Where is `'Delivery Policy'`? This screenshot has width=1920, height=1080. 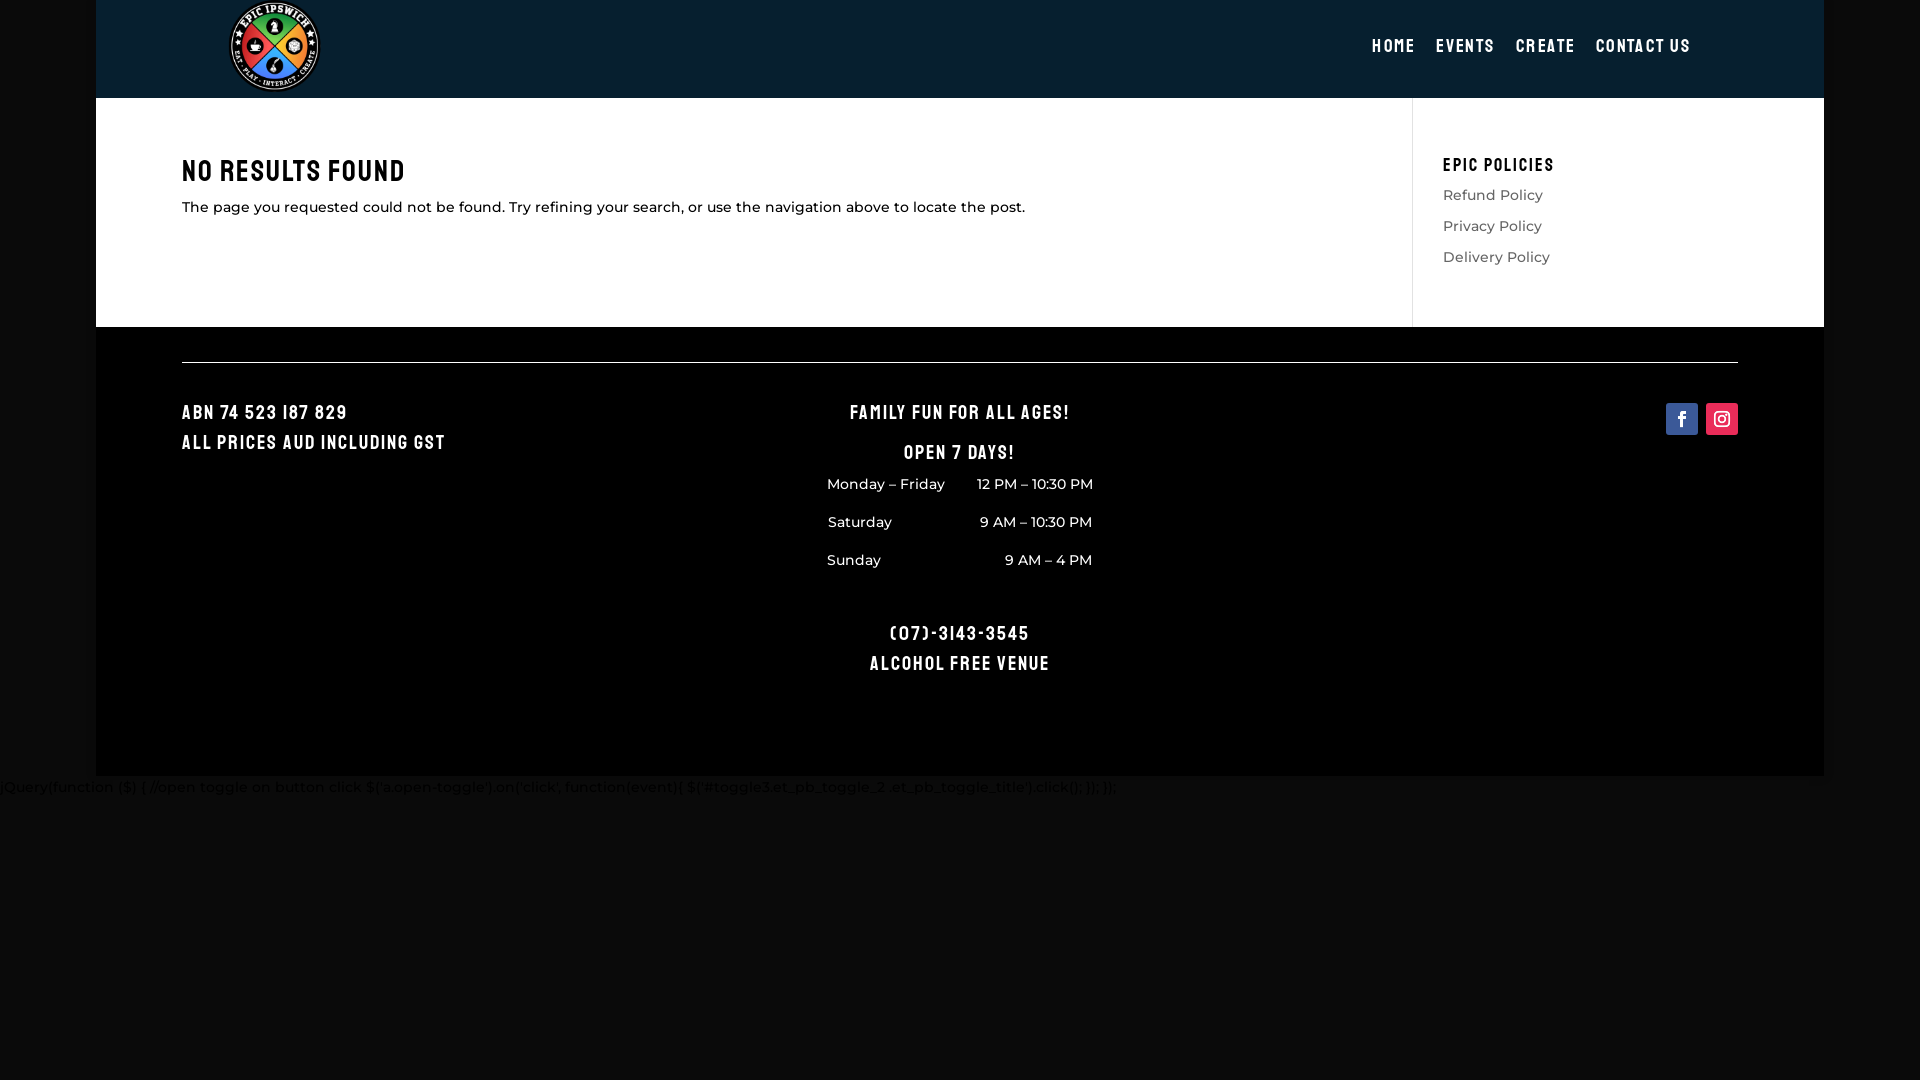
'Delivery Policy' is located at coordinates (1443, 256).